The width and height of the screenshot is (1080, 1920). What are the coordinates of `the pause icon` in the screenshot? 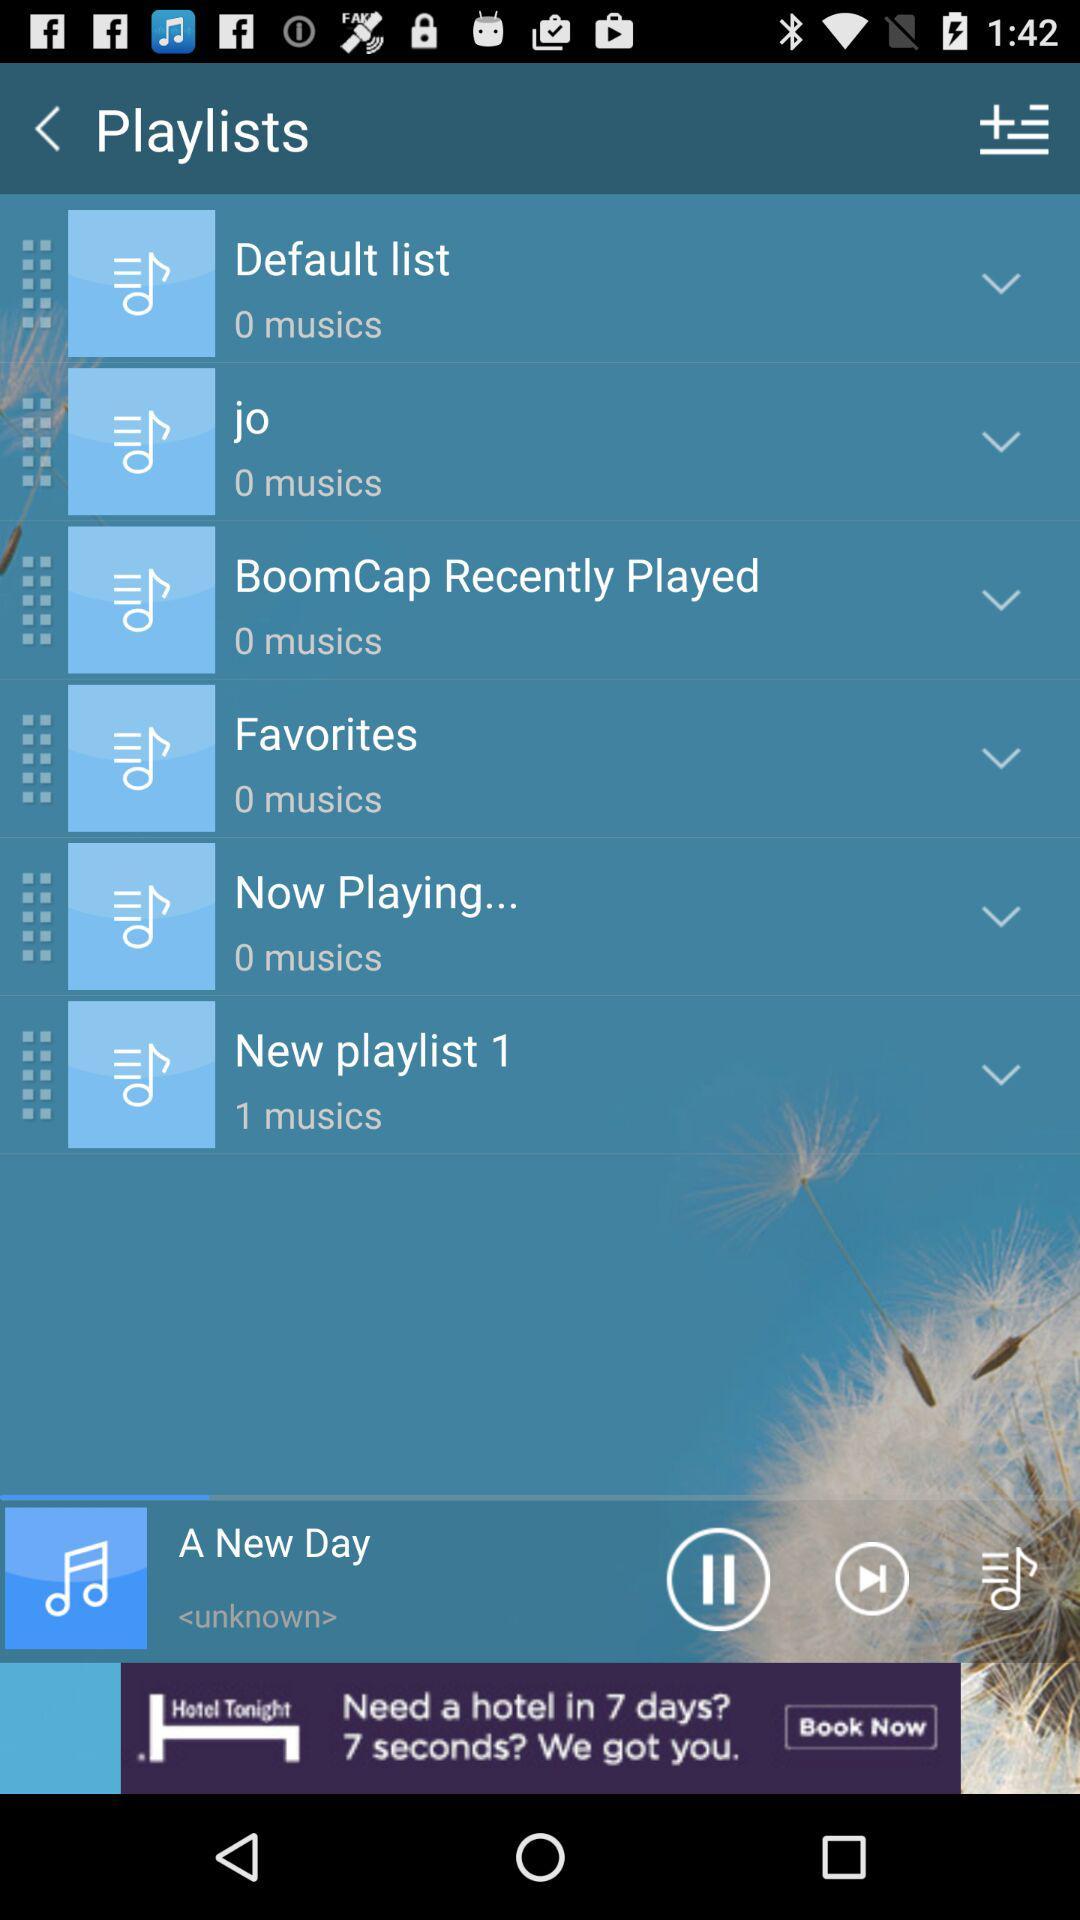 It's located at (716, 1688).